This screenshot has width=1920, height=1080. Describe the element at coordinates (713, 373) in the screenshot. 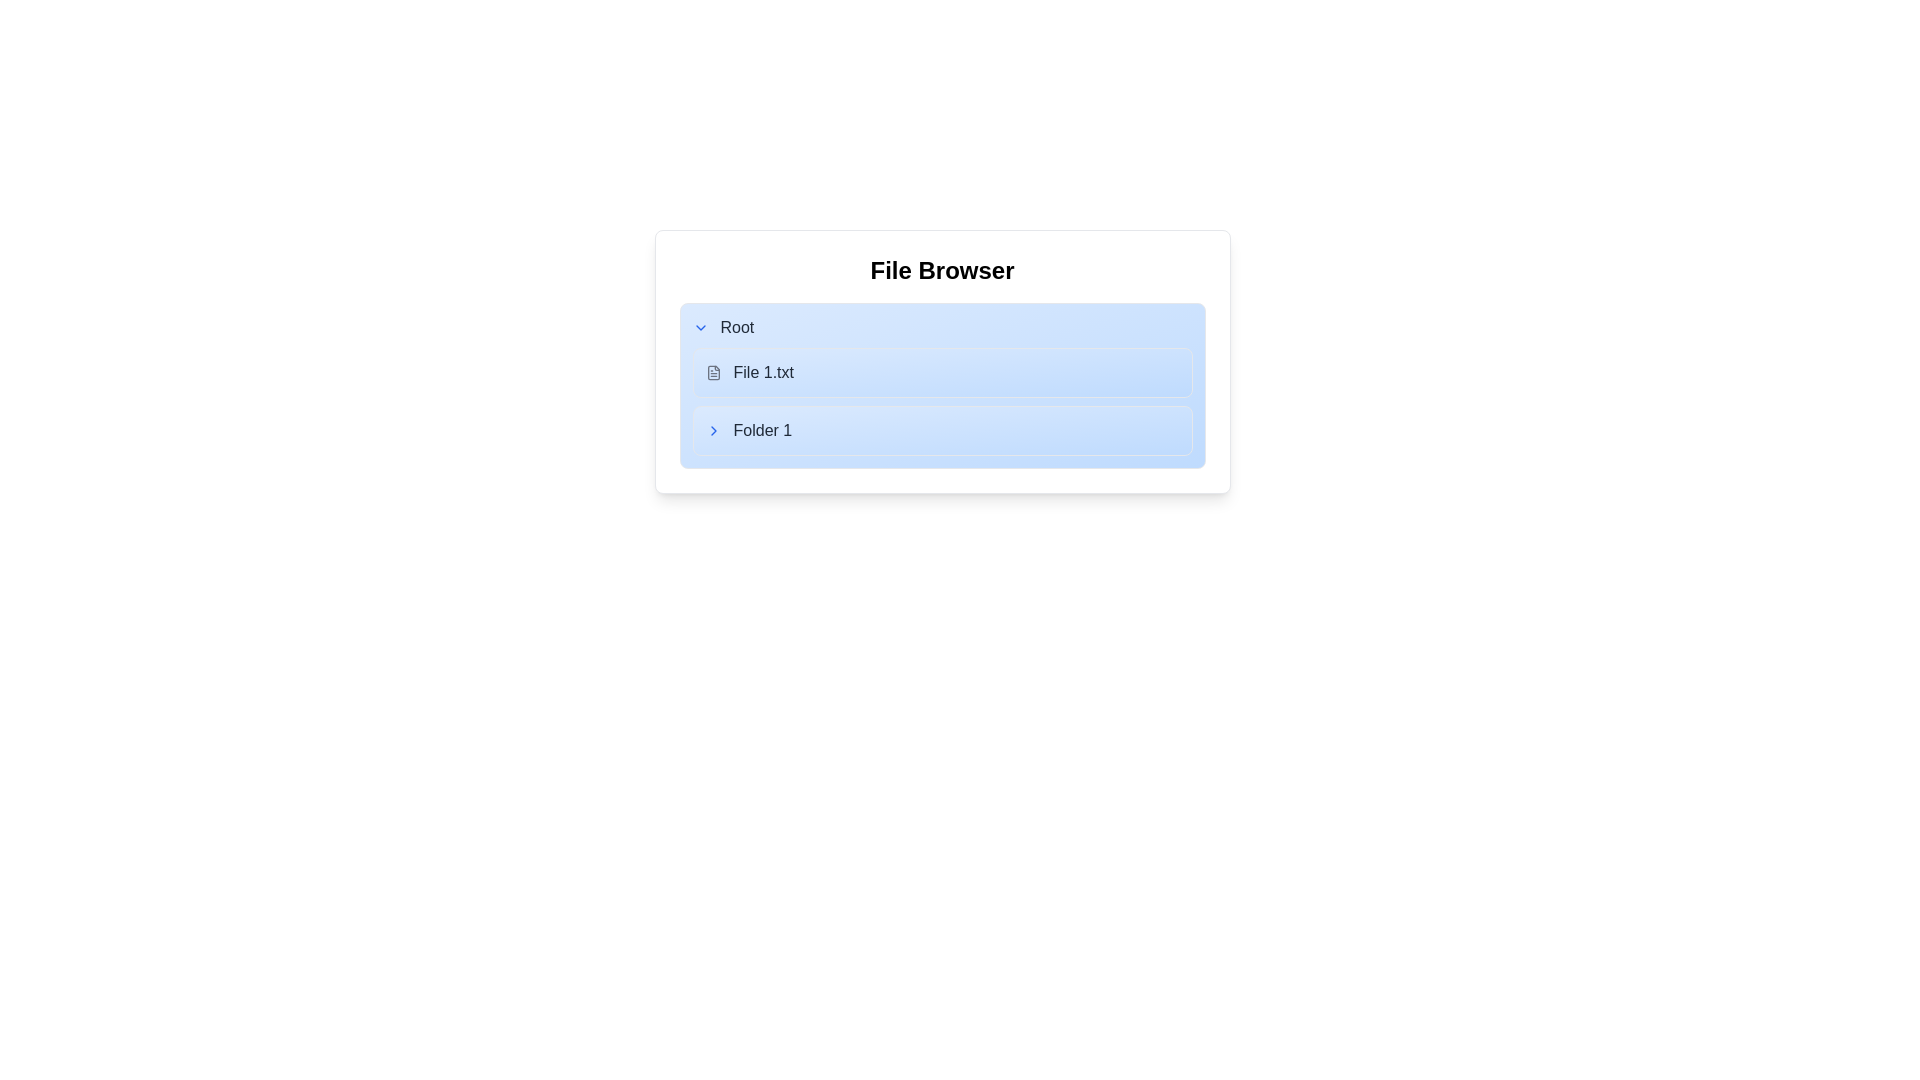

I see `the icon representing the file type for 'File 1.txt', located to the left of the item in the list under 'Root'` at that location.